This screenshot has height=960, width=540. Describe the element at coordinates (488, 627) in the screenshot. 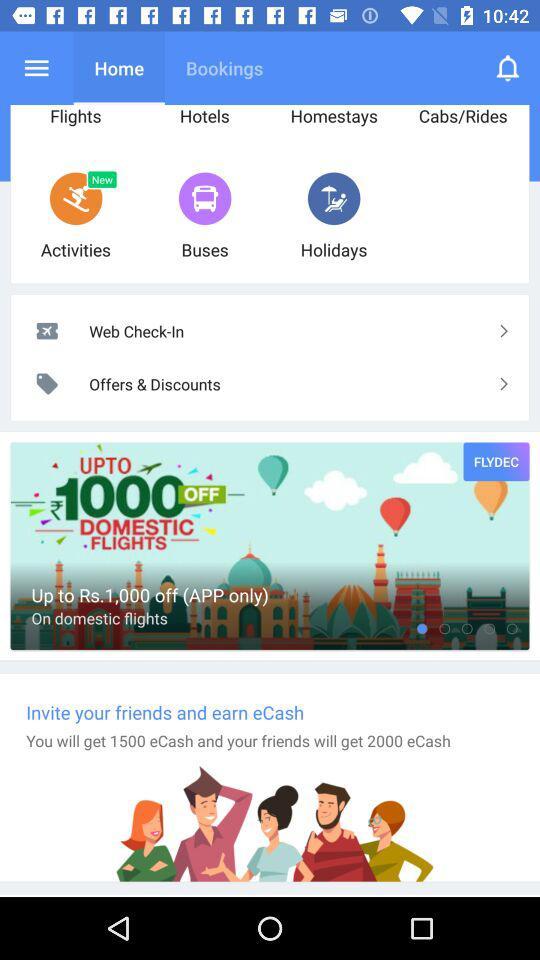

I see `the item below the flydec icon` at that location.